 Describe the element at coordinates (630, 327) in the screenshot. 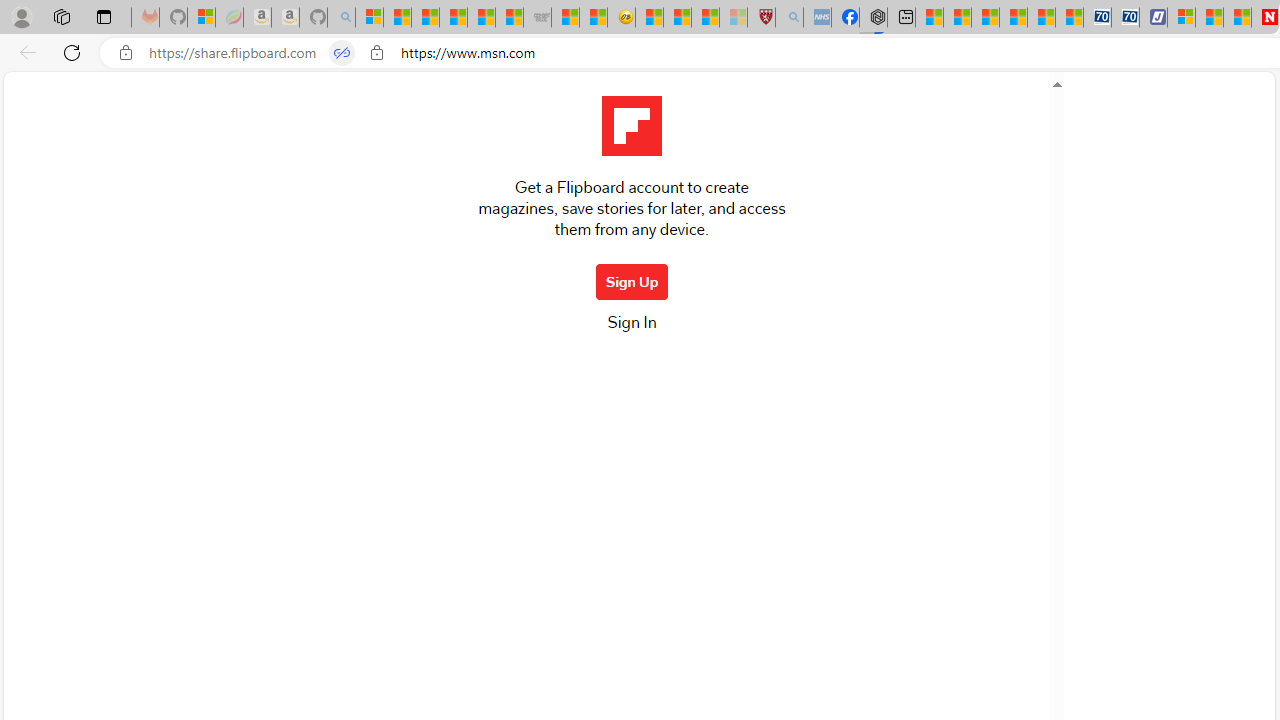

I see `'Sign In'` at that location.